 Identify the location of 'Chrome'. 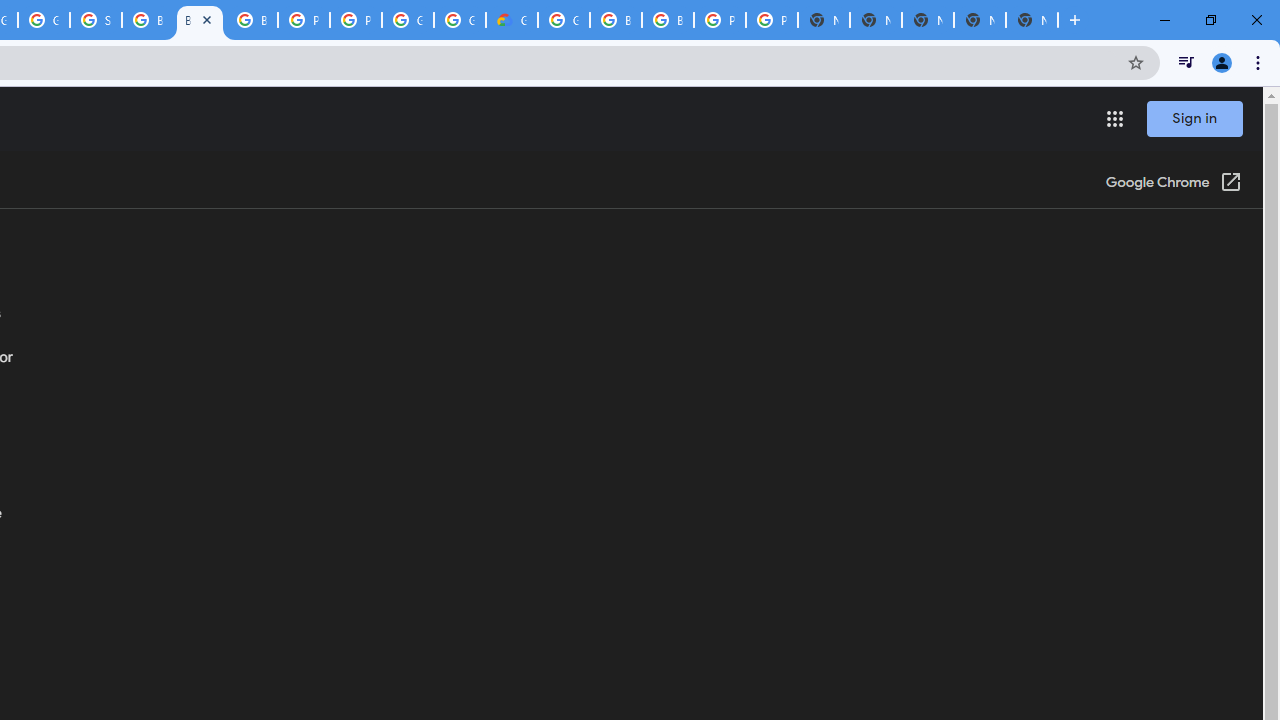
(1259, 61).